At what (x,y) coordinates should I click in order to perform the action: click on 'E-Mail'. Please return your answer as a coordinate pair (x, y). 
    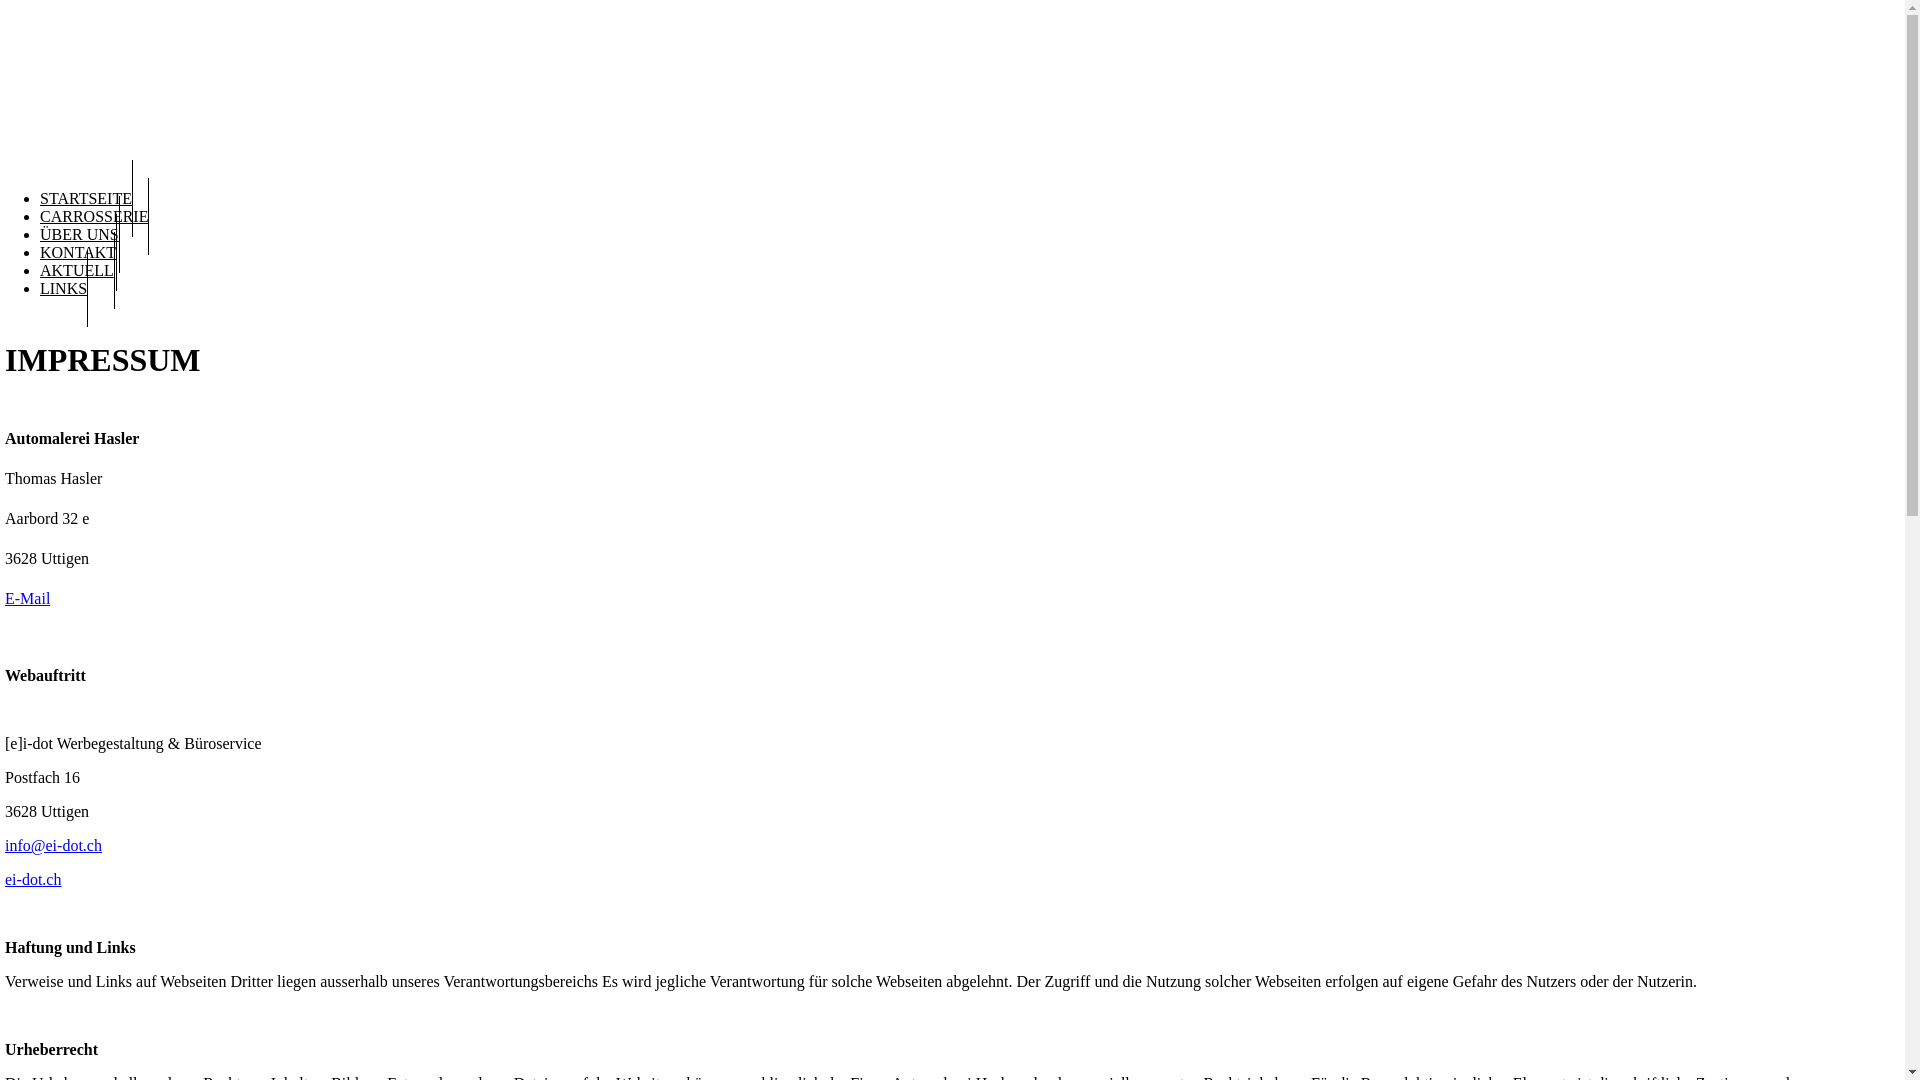
    Looking at the image, I should click on (27, 597).